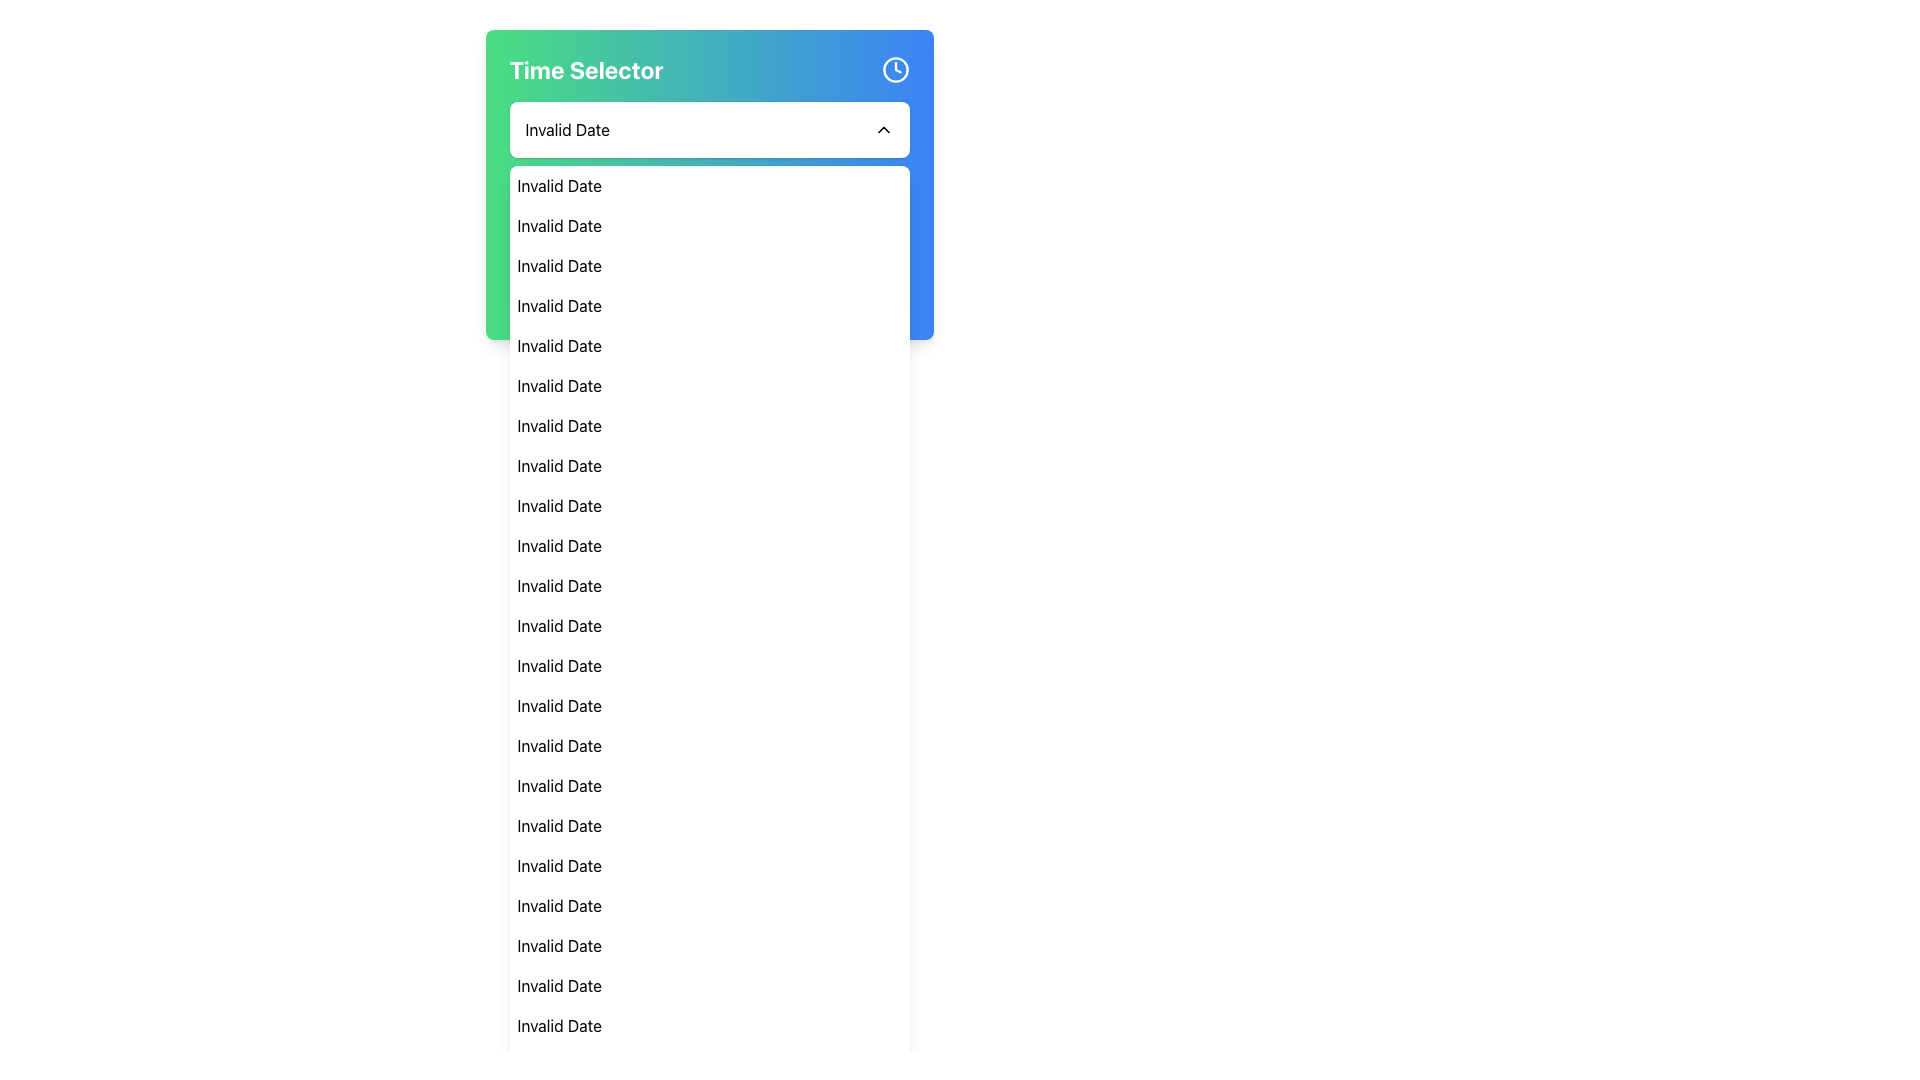 Image resolution: width=1920 pixels, height=1080 pixels. Describe the element at coordinates (709, 906) in the screenshot. I see `to select the 20th entry in the dropdown menu indicating 'Invalid Date'` at that location.